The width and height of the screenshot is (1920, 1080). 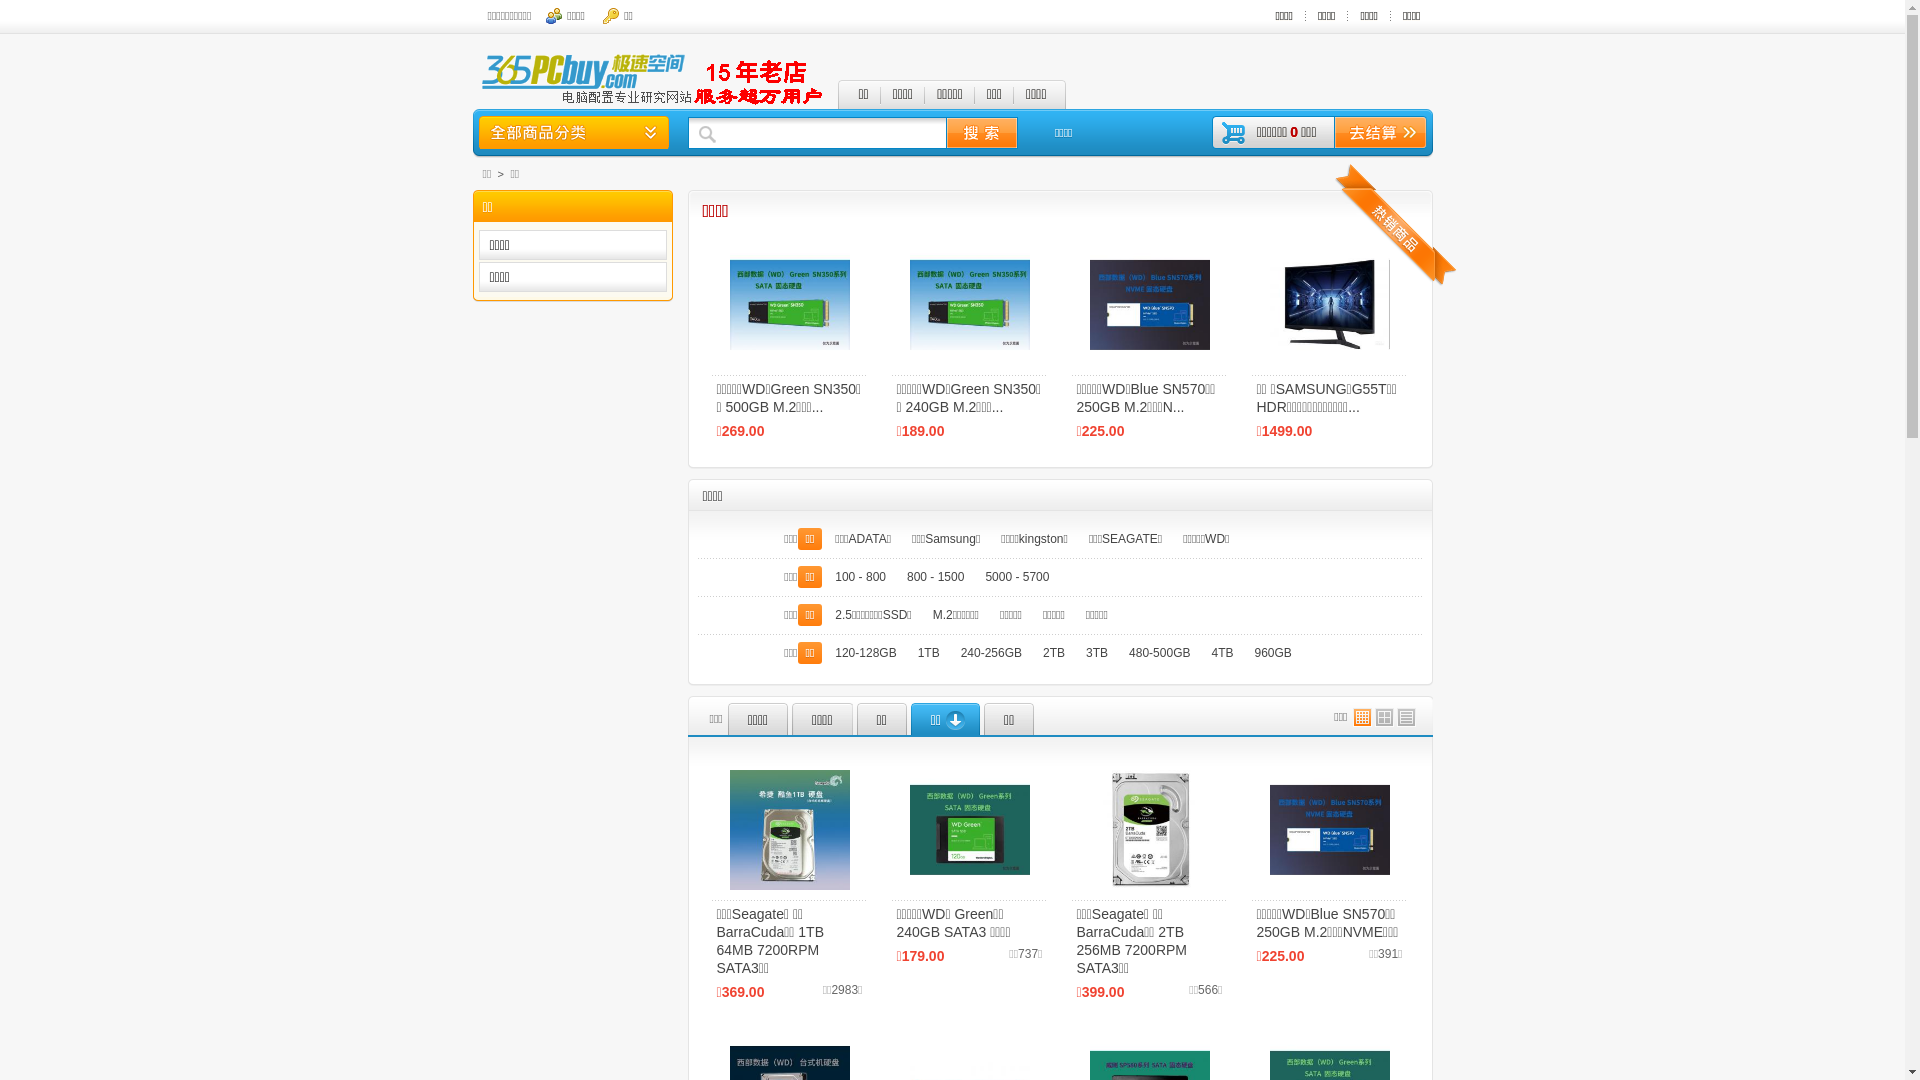 What do you see at coordinates (1017, 577) in the screenshot?
I see `'5000 - 5700'` at bounding box center [1017, 577].